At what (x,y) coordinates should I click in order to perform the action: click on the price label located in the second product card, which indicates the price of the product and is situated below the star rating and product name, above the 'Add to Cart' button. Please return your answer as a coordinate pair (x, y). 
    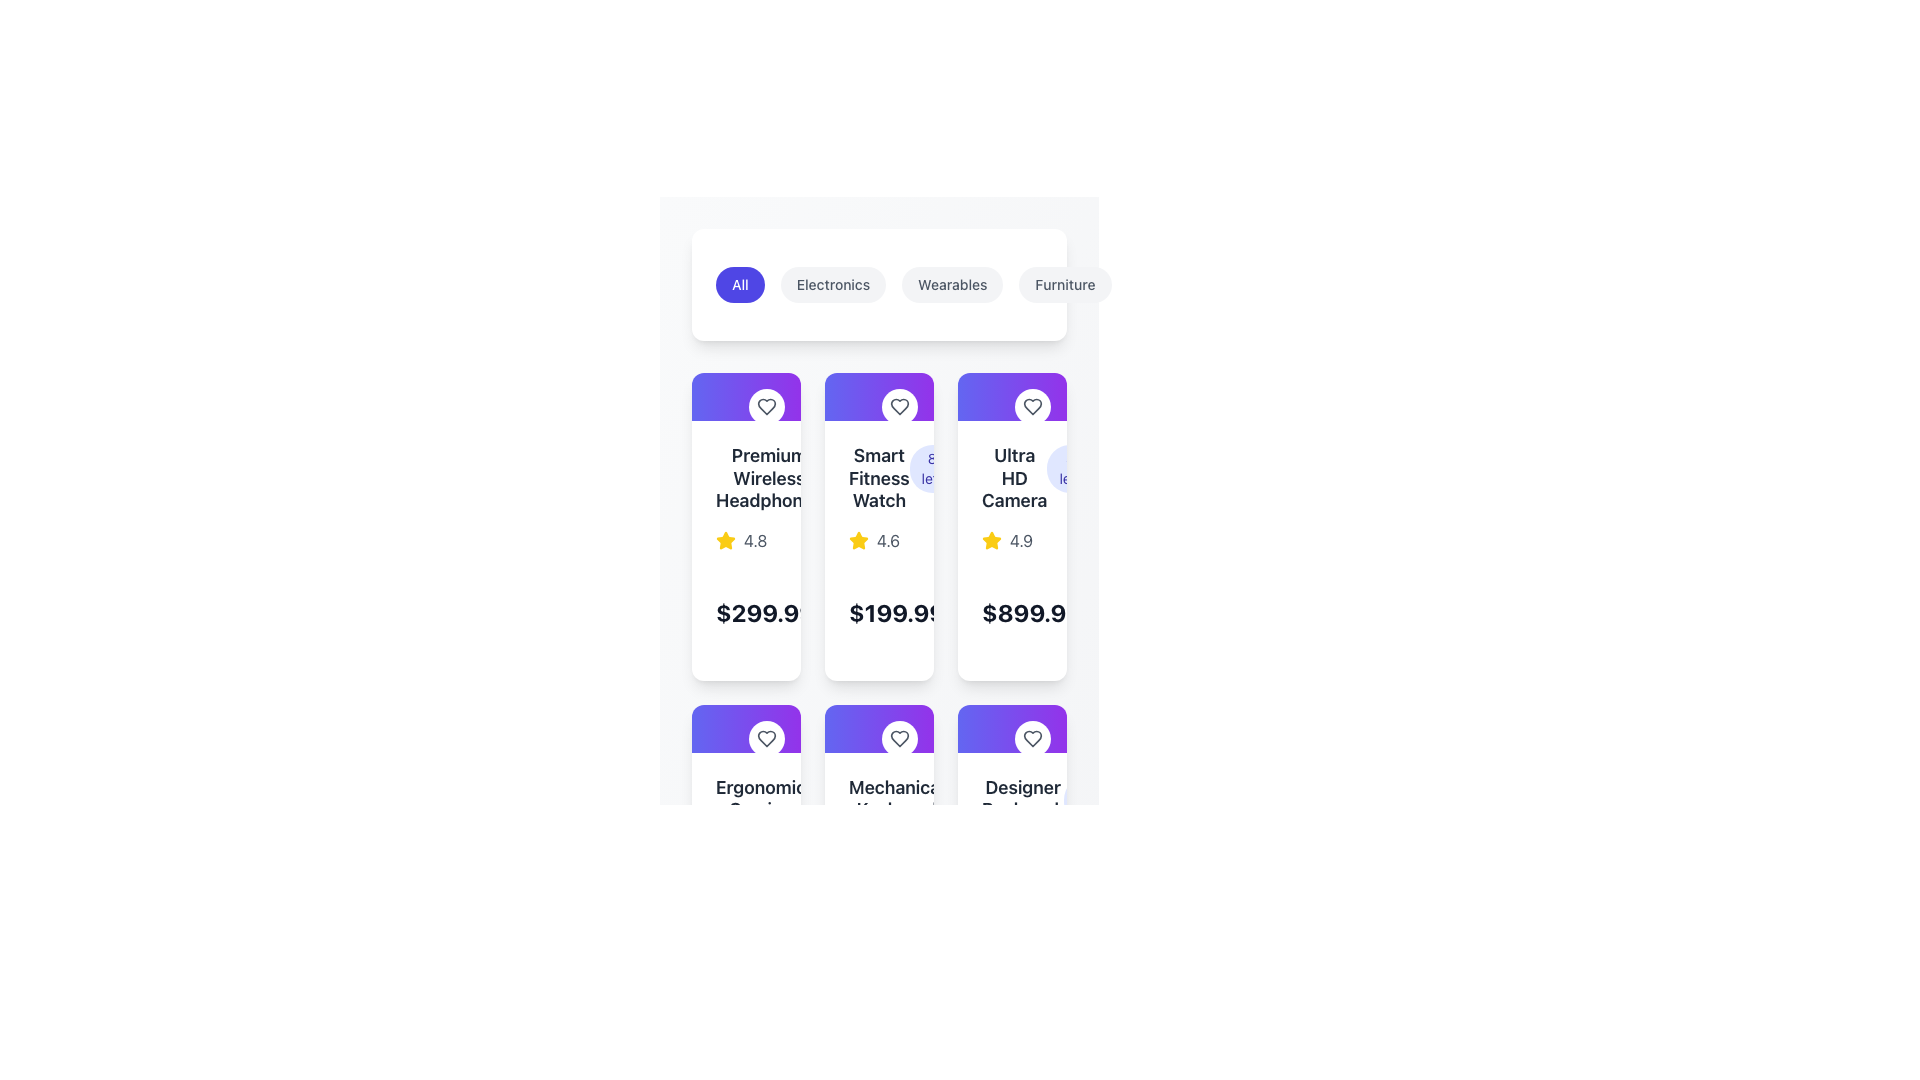
    Looking at the image, I should click on (896, 611).